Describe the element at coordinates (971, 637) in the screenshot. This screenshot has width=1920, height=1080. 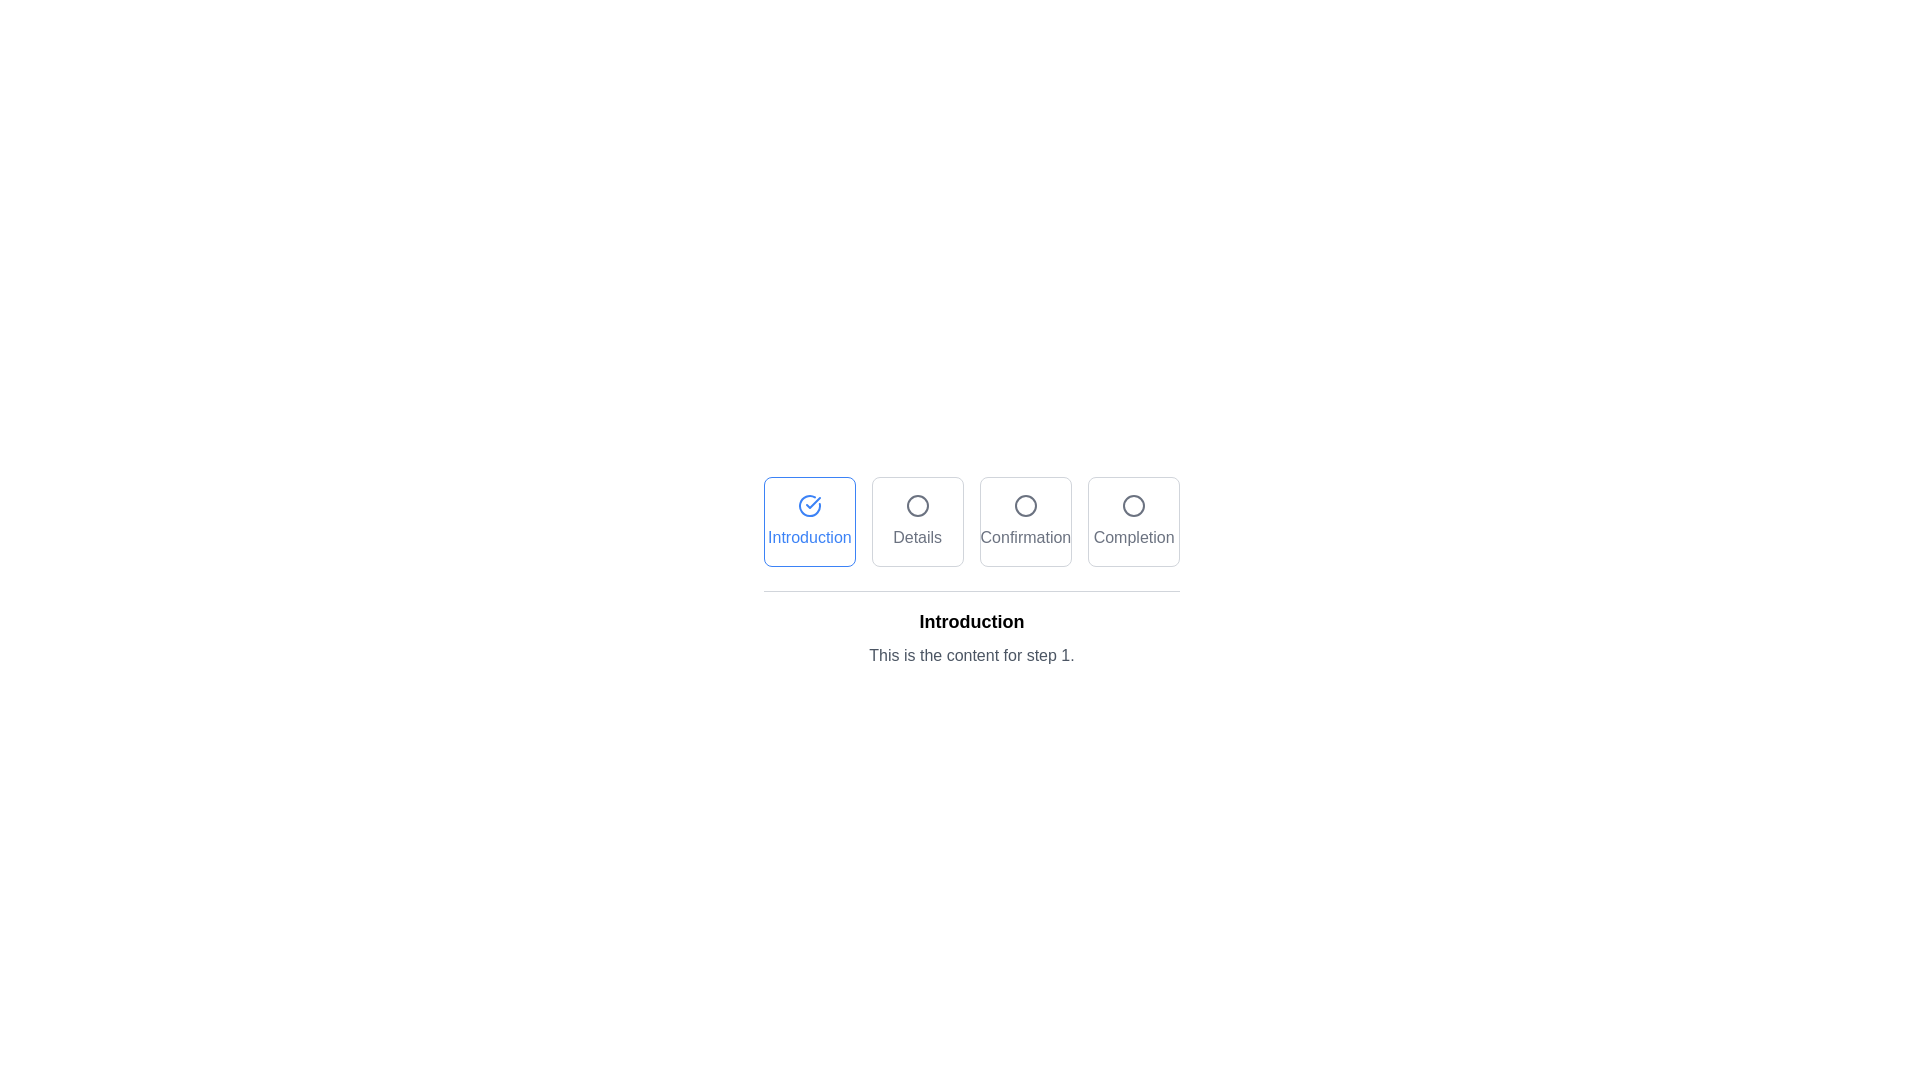
I see `the informational Text Block explaining the current step in the multi-step process, located below the navigation step headers and beneath the 'Introduction' step button` at that location.